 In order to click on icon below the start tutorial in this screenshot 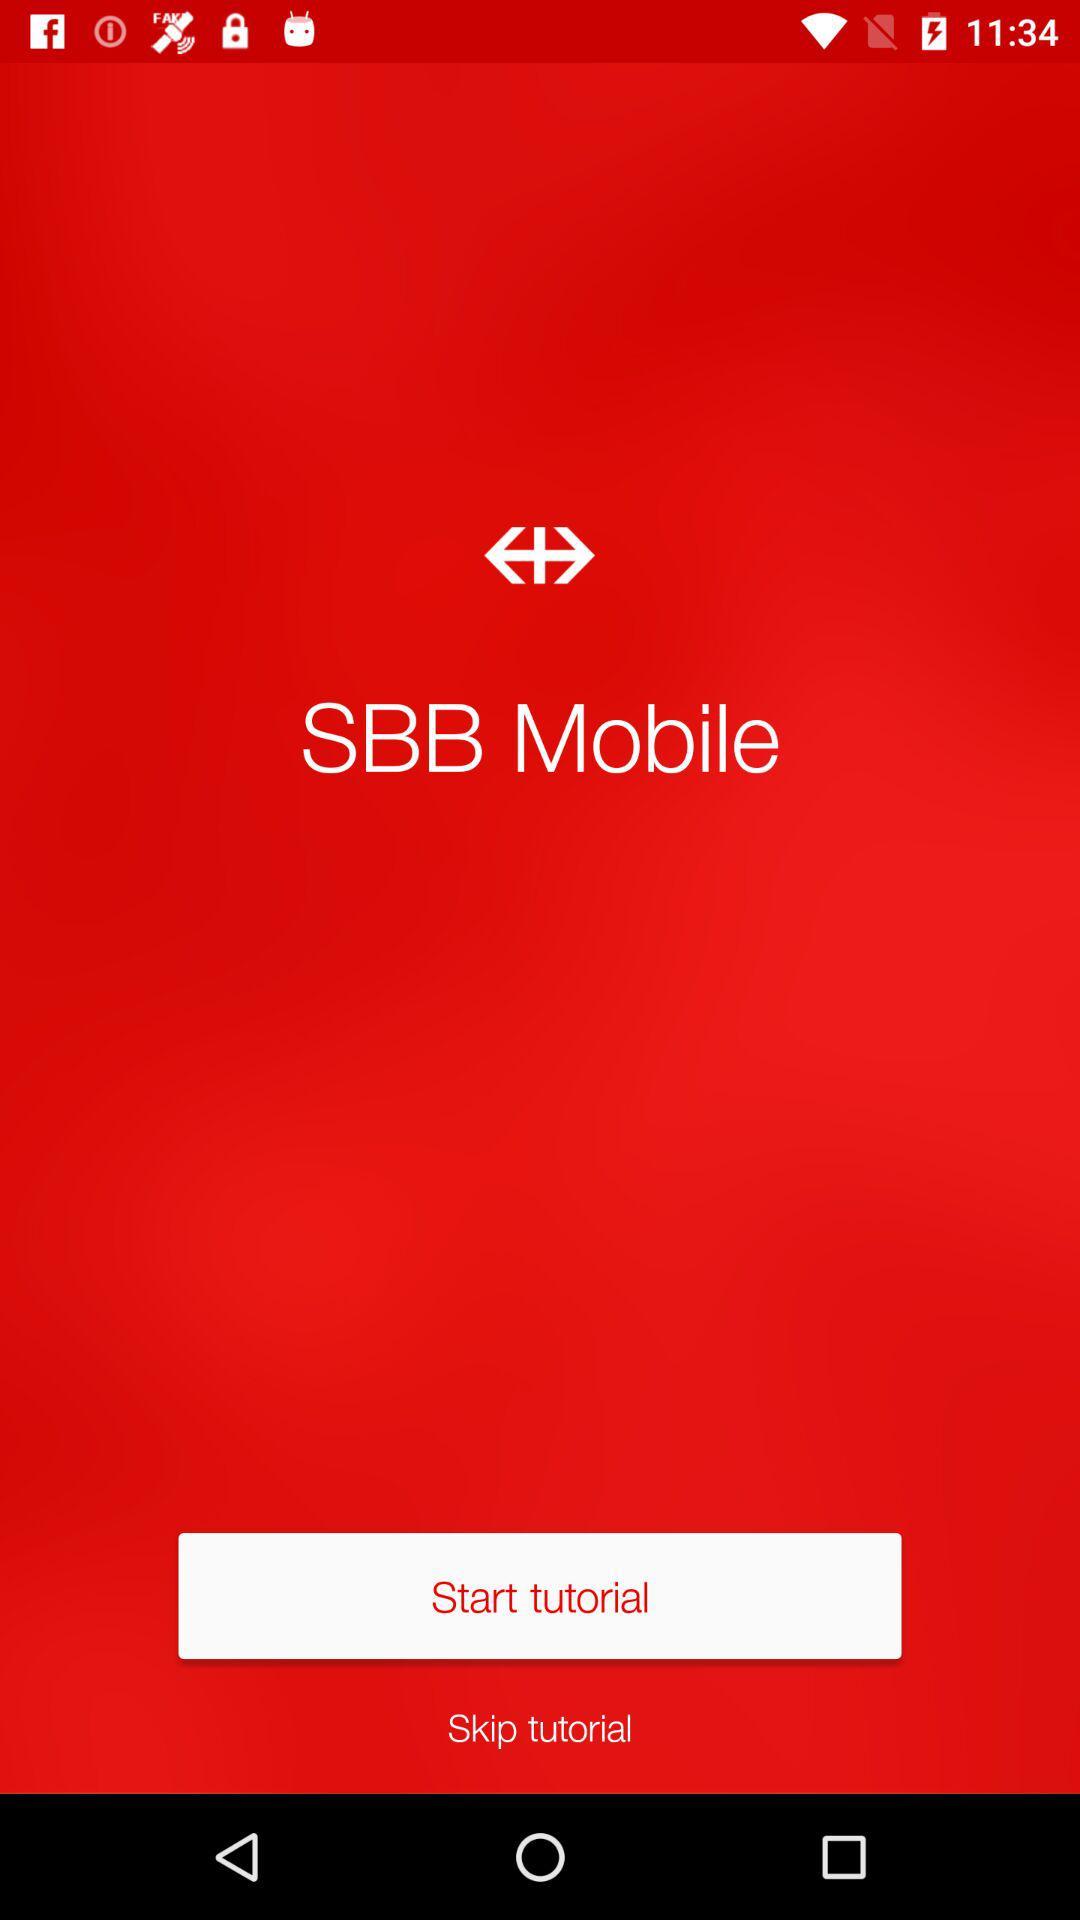, I will do `click(540, 1725)`.